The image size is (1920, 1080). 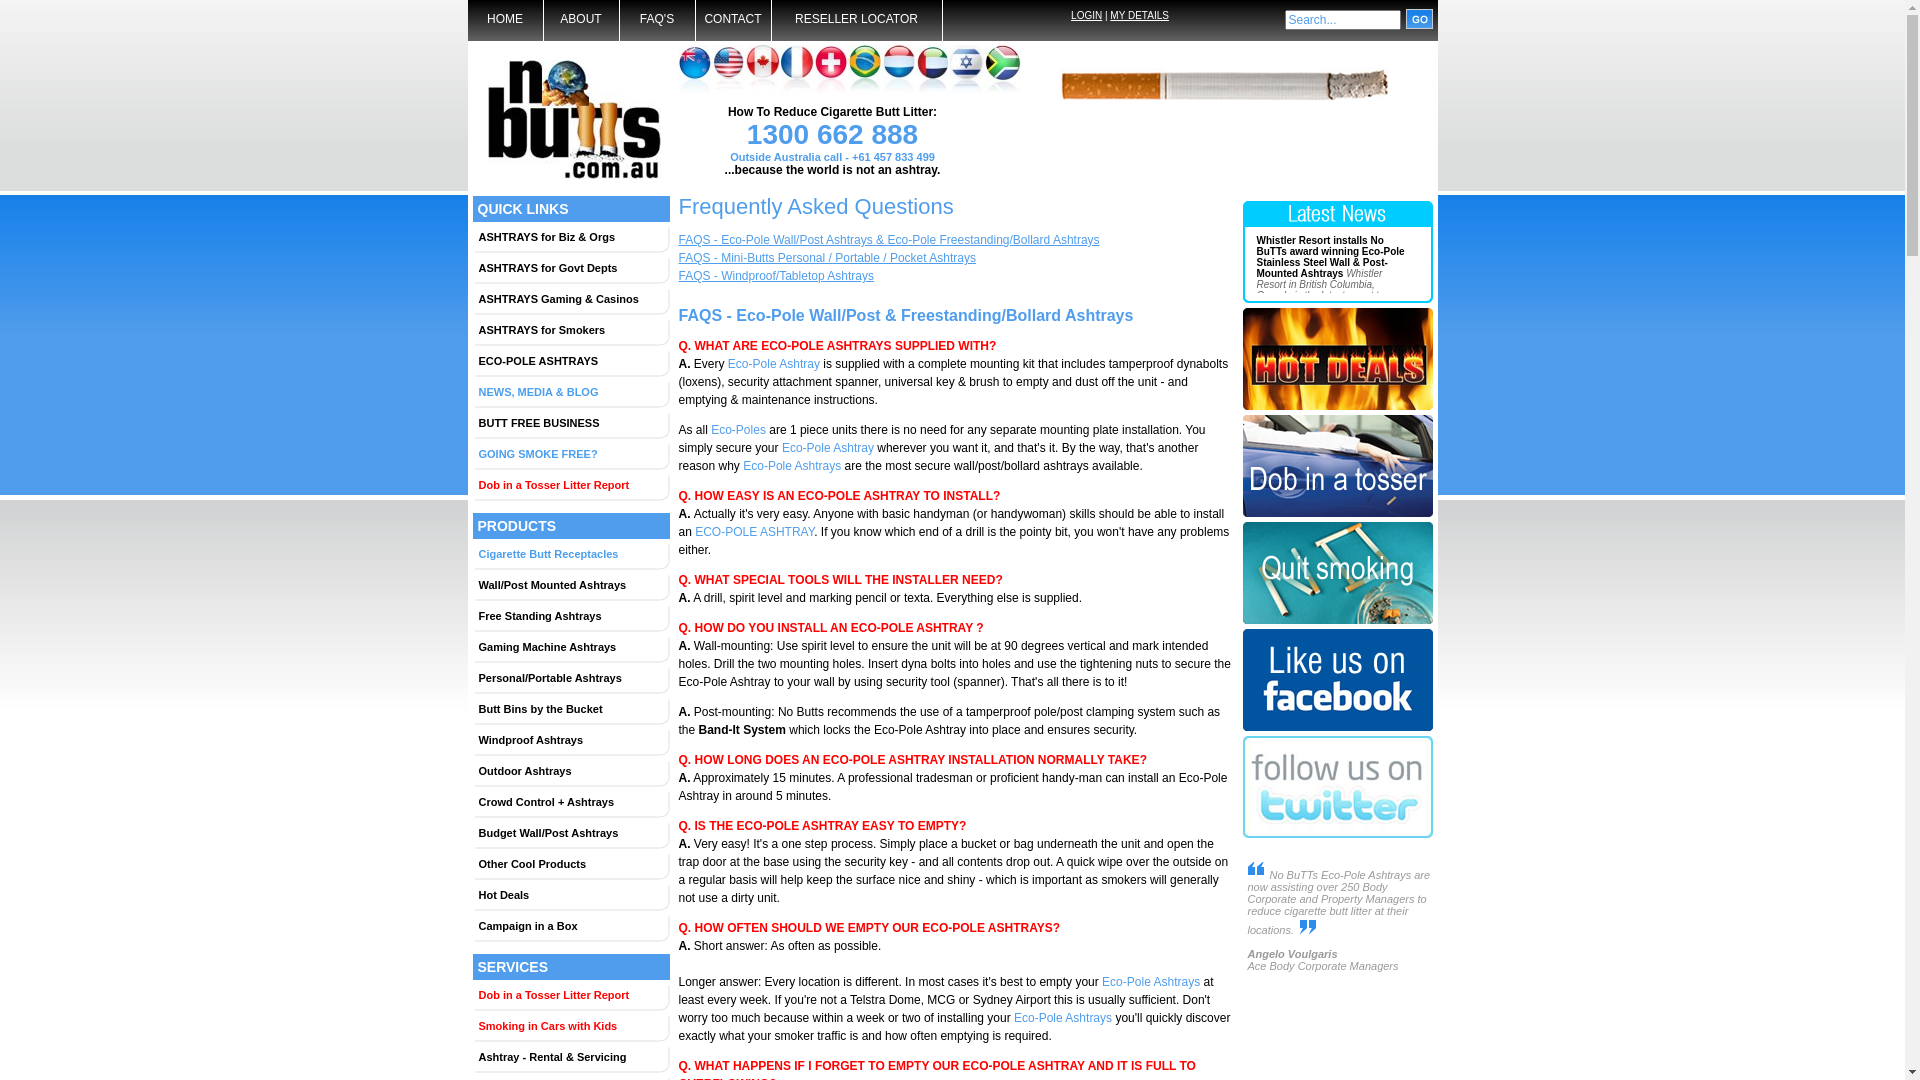 I want to click on 'Smoking in Cars with Kids', so click(x=570, y=1026).